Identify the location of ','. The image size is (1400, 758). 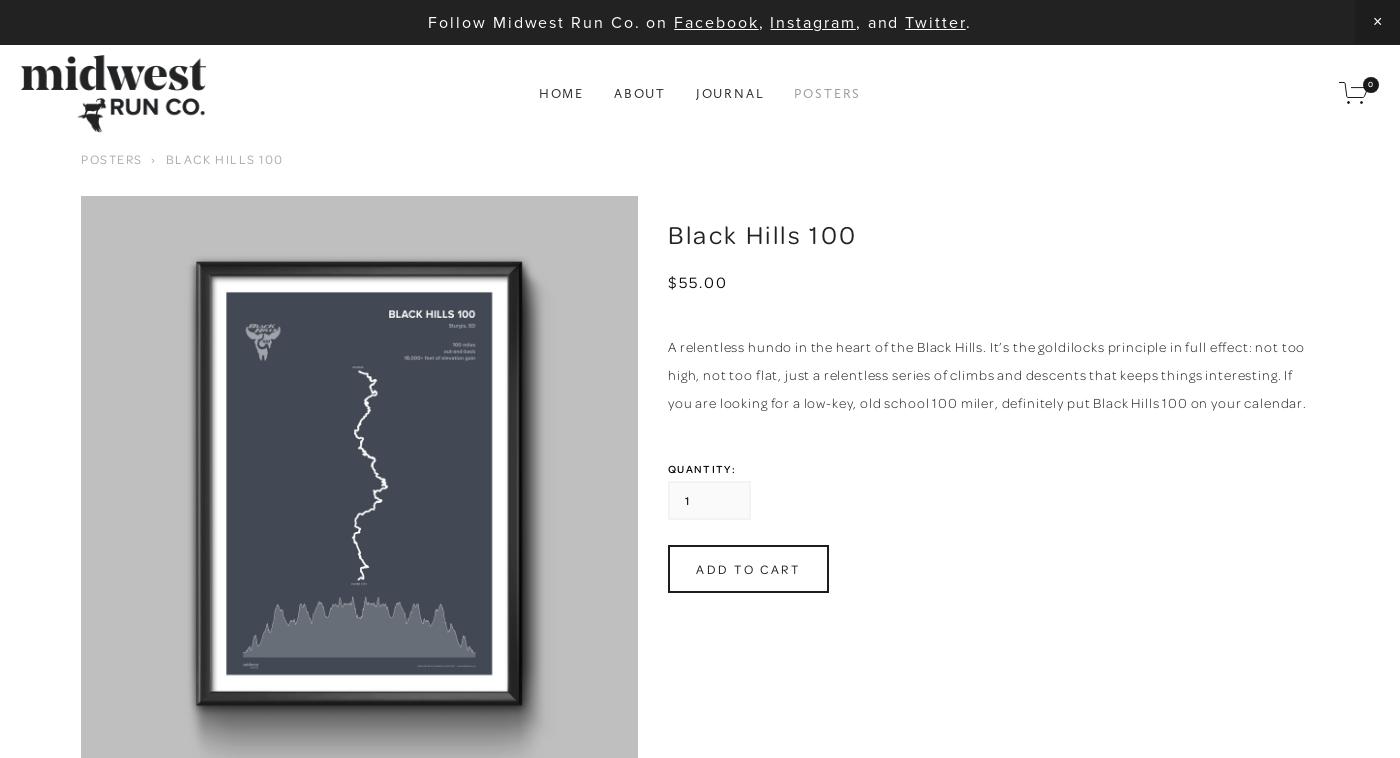
(763, 20).